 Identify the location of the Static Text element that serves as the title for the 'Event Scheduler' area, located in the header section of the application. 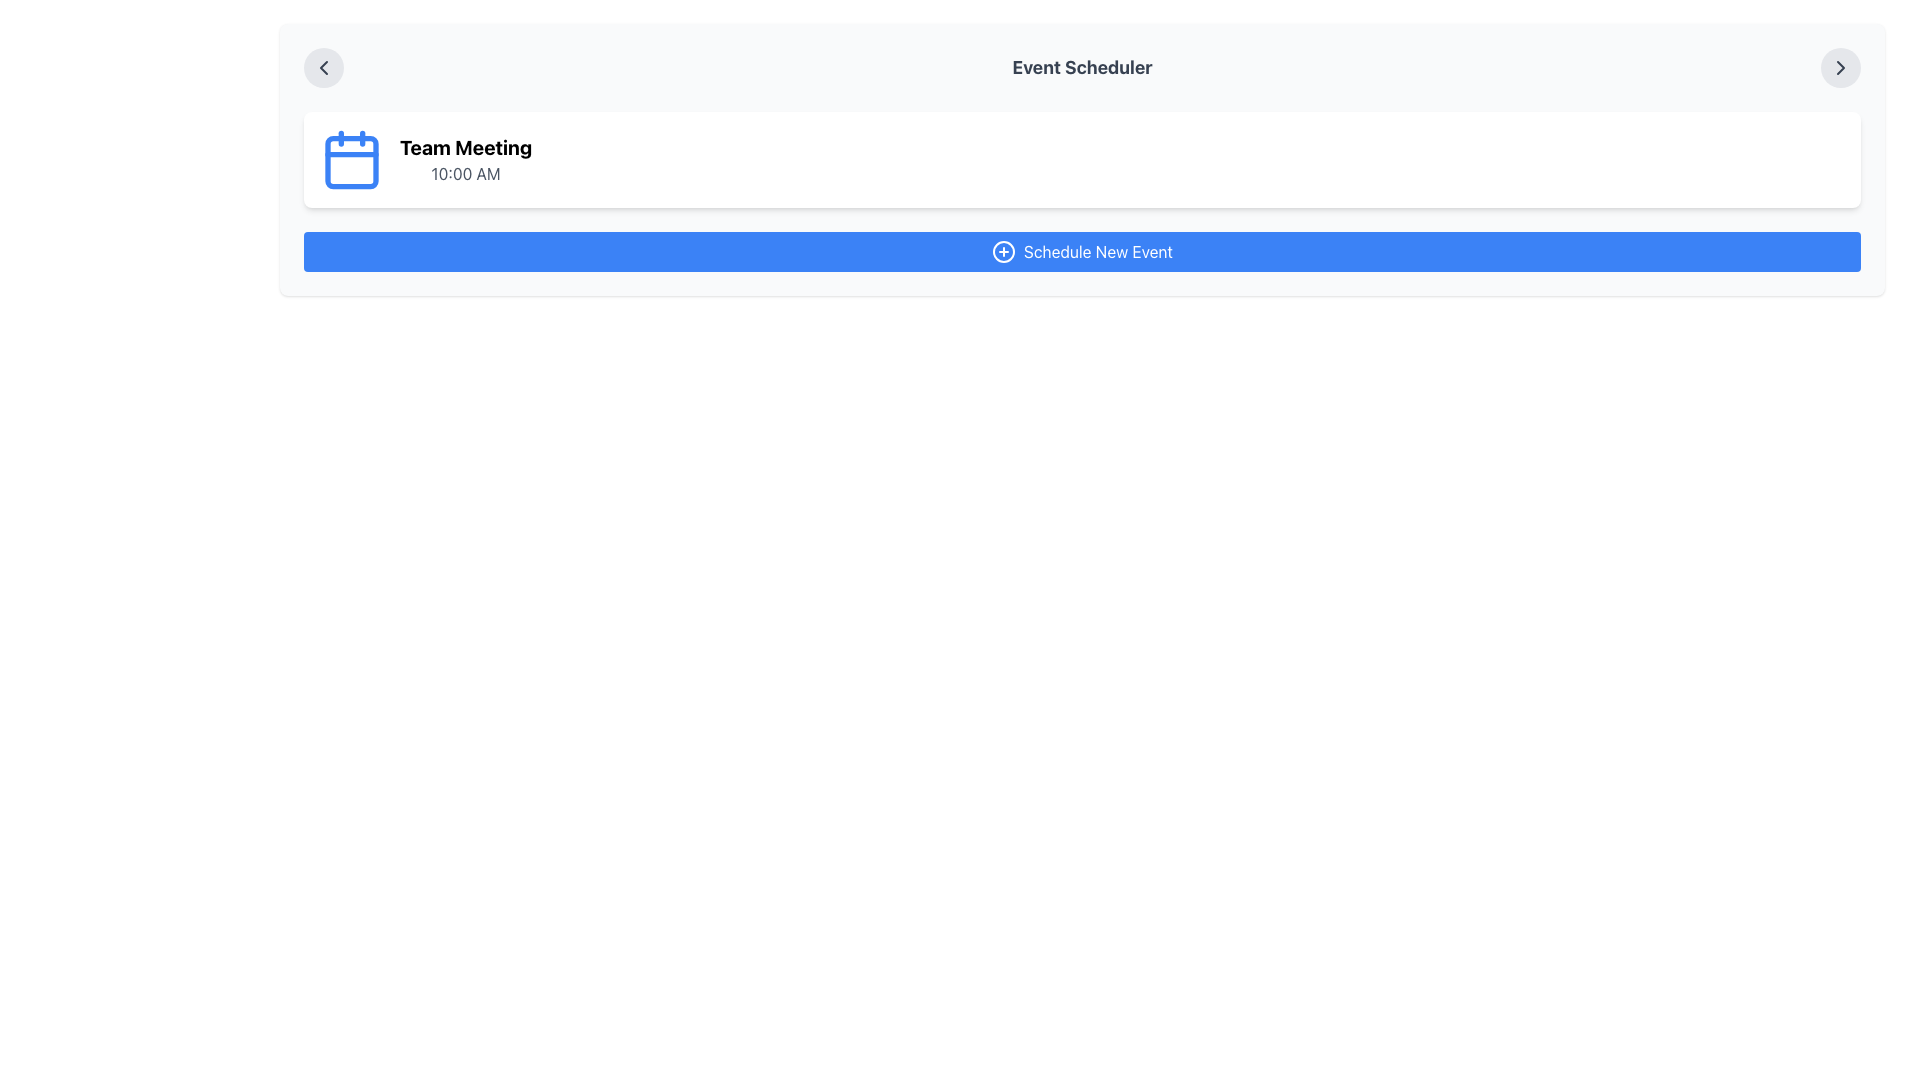
(1081, 67).